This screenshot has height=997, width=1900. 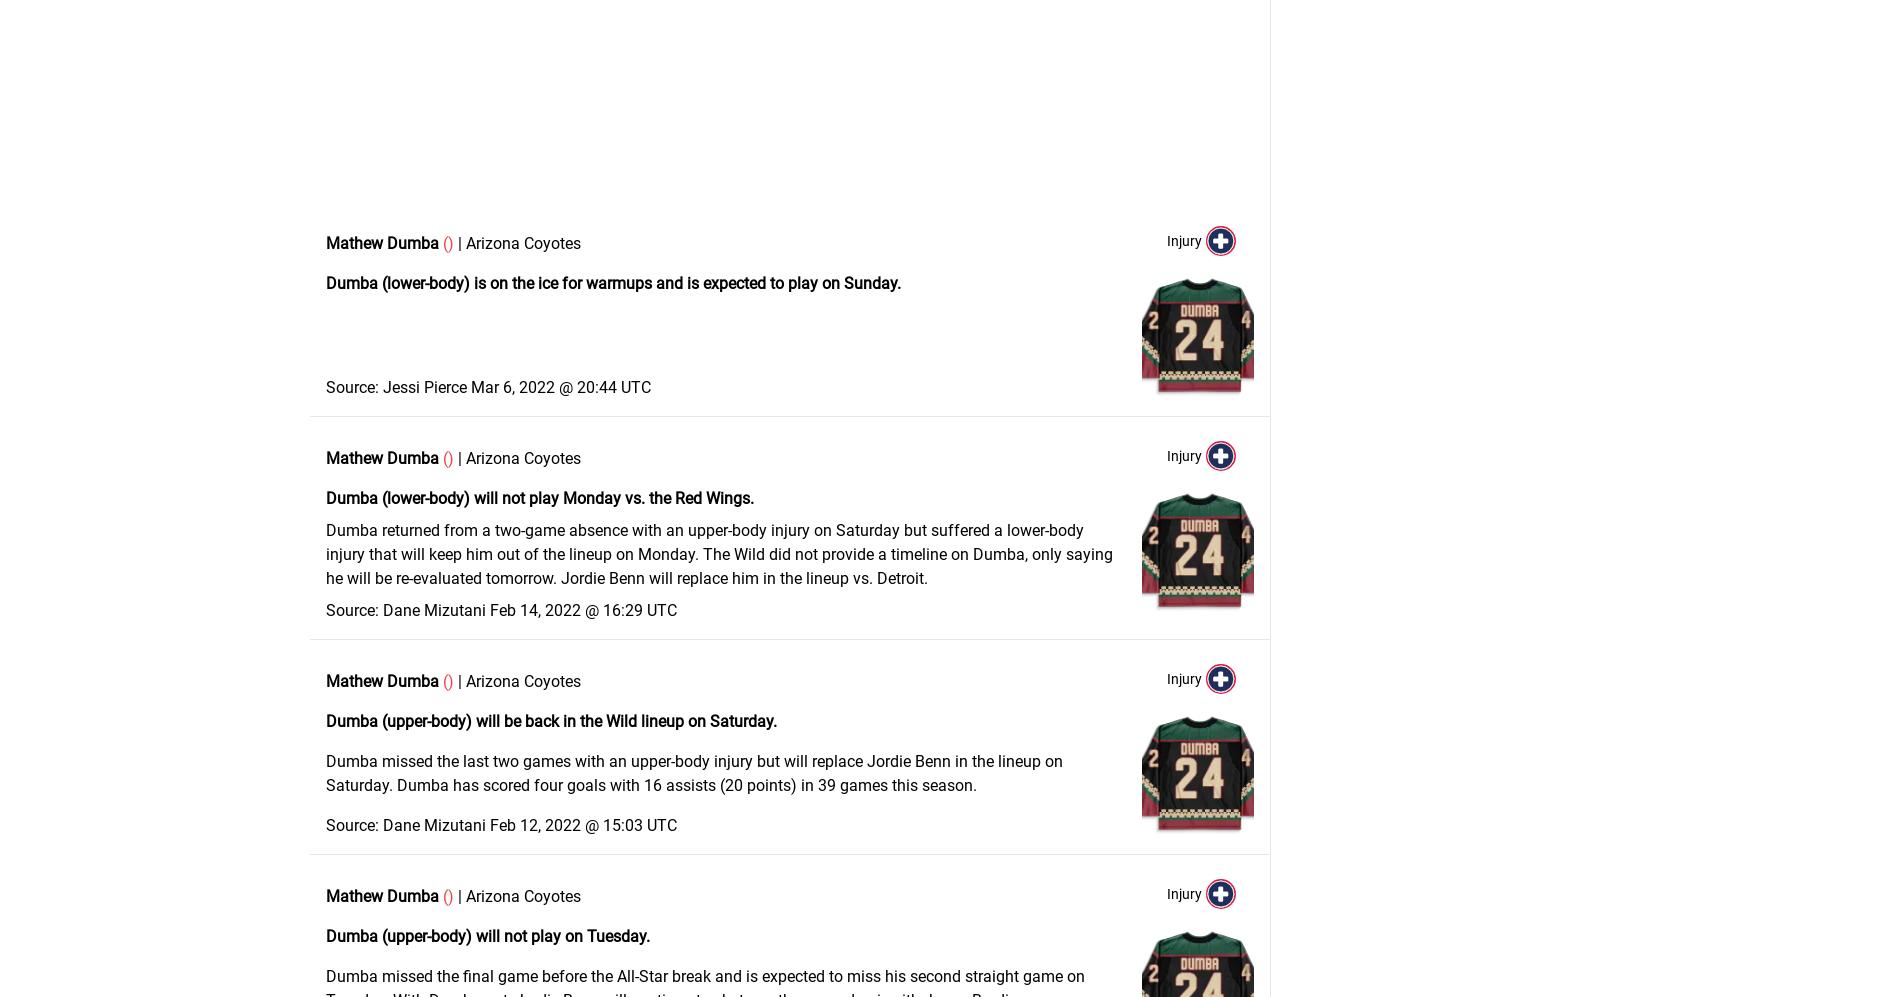 What do you see at coordinates (424, 387) in the screenshot?
I see `'Jessi Pierce'` at bounding box center [424, 387].